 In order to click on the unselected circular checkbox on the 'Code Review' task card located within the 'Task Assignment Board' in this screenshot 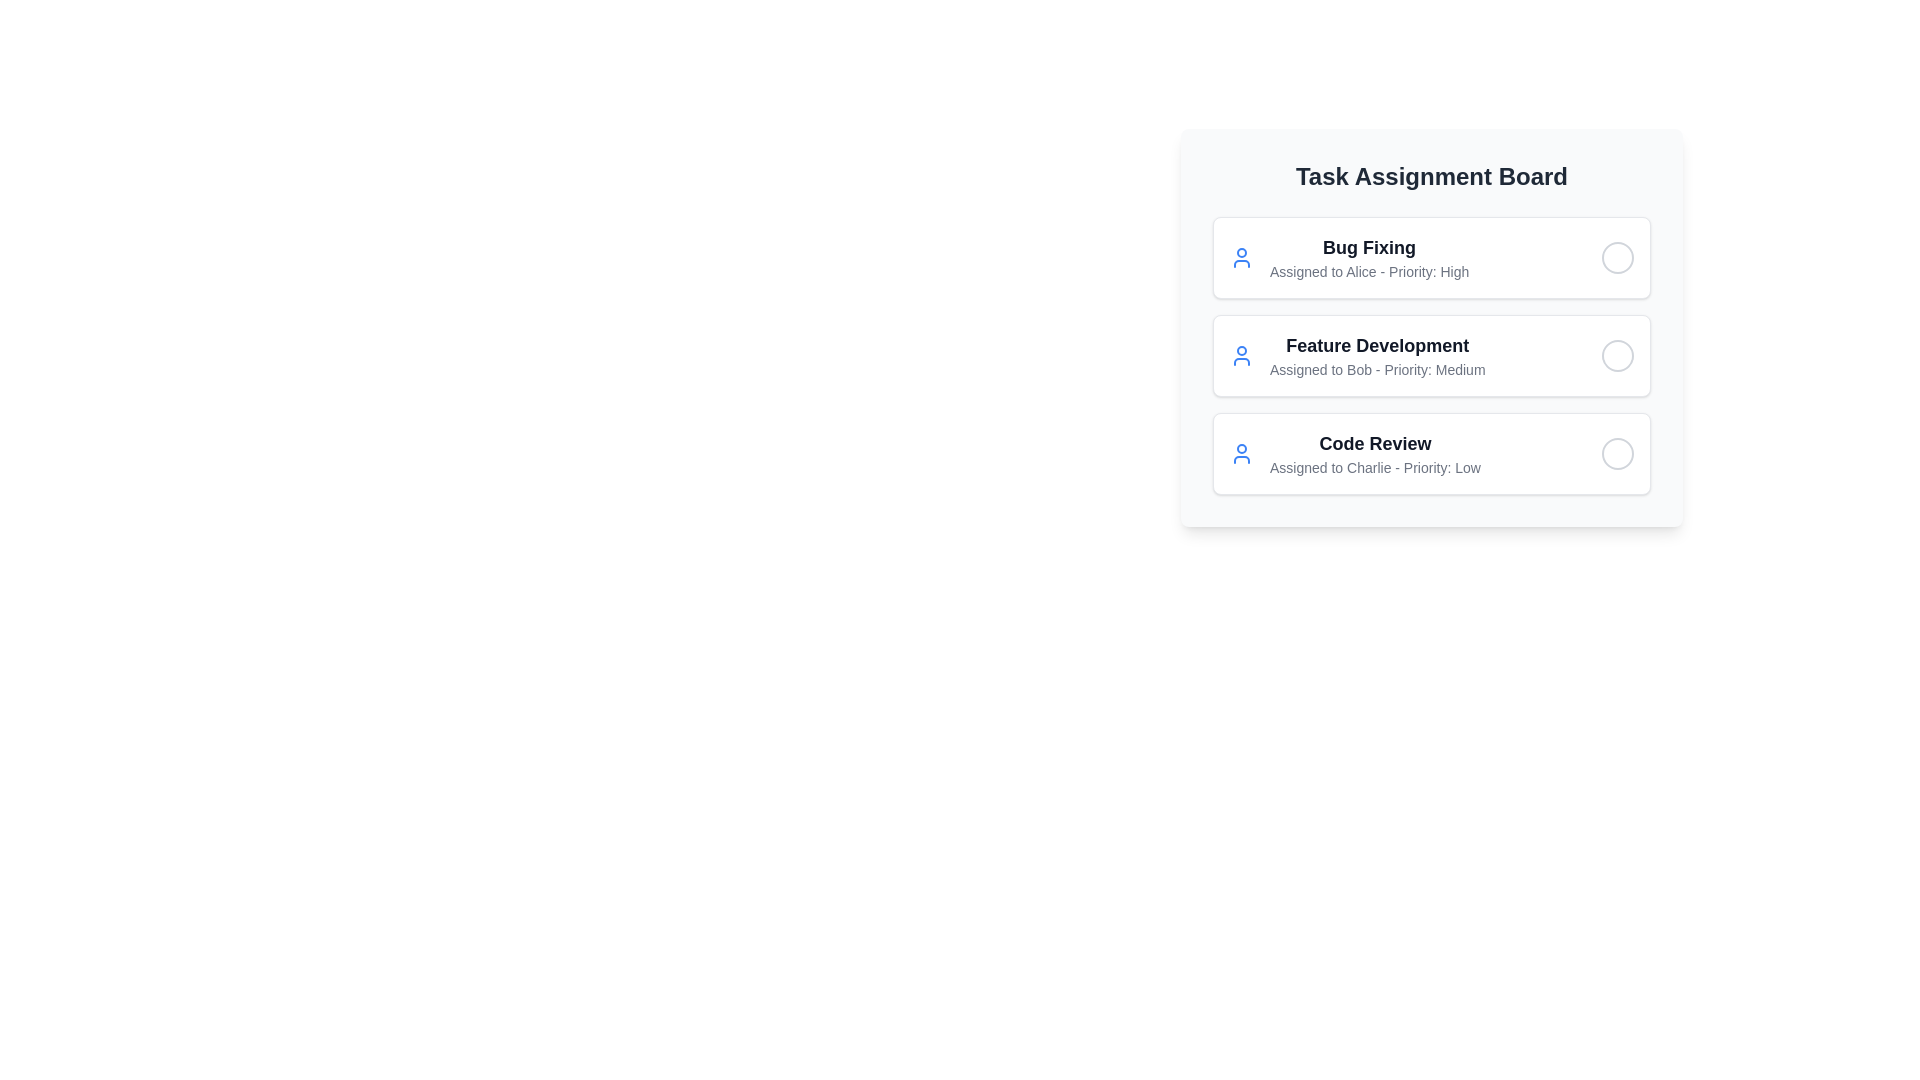, I will do `click(1430, 454)`.